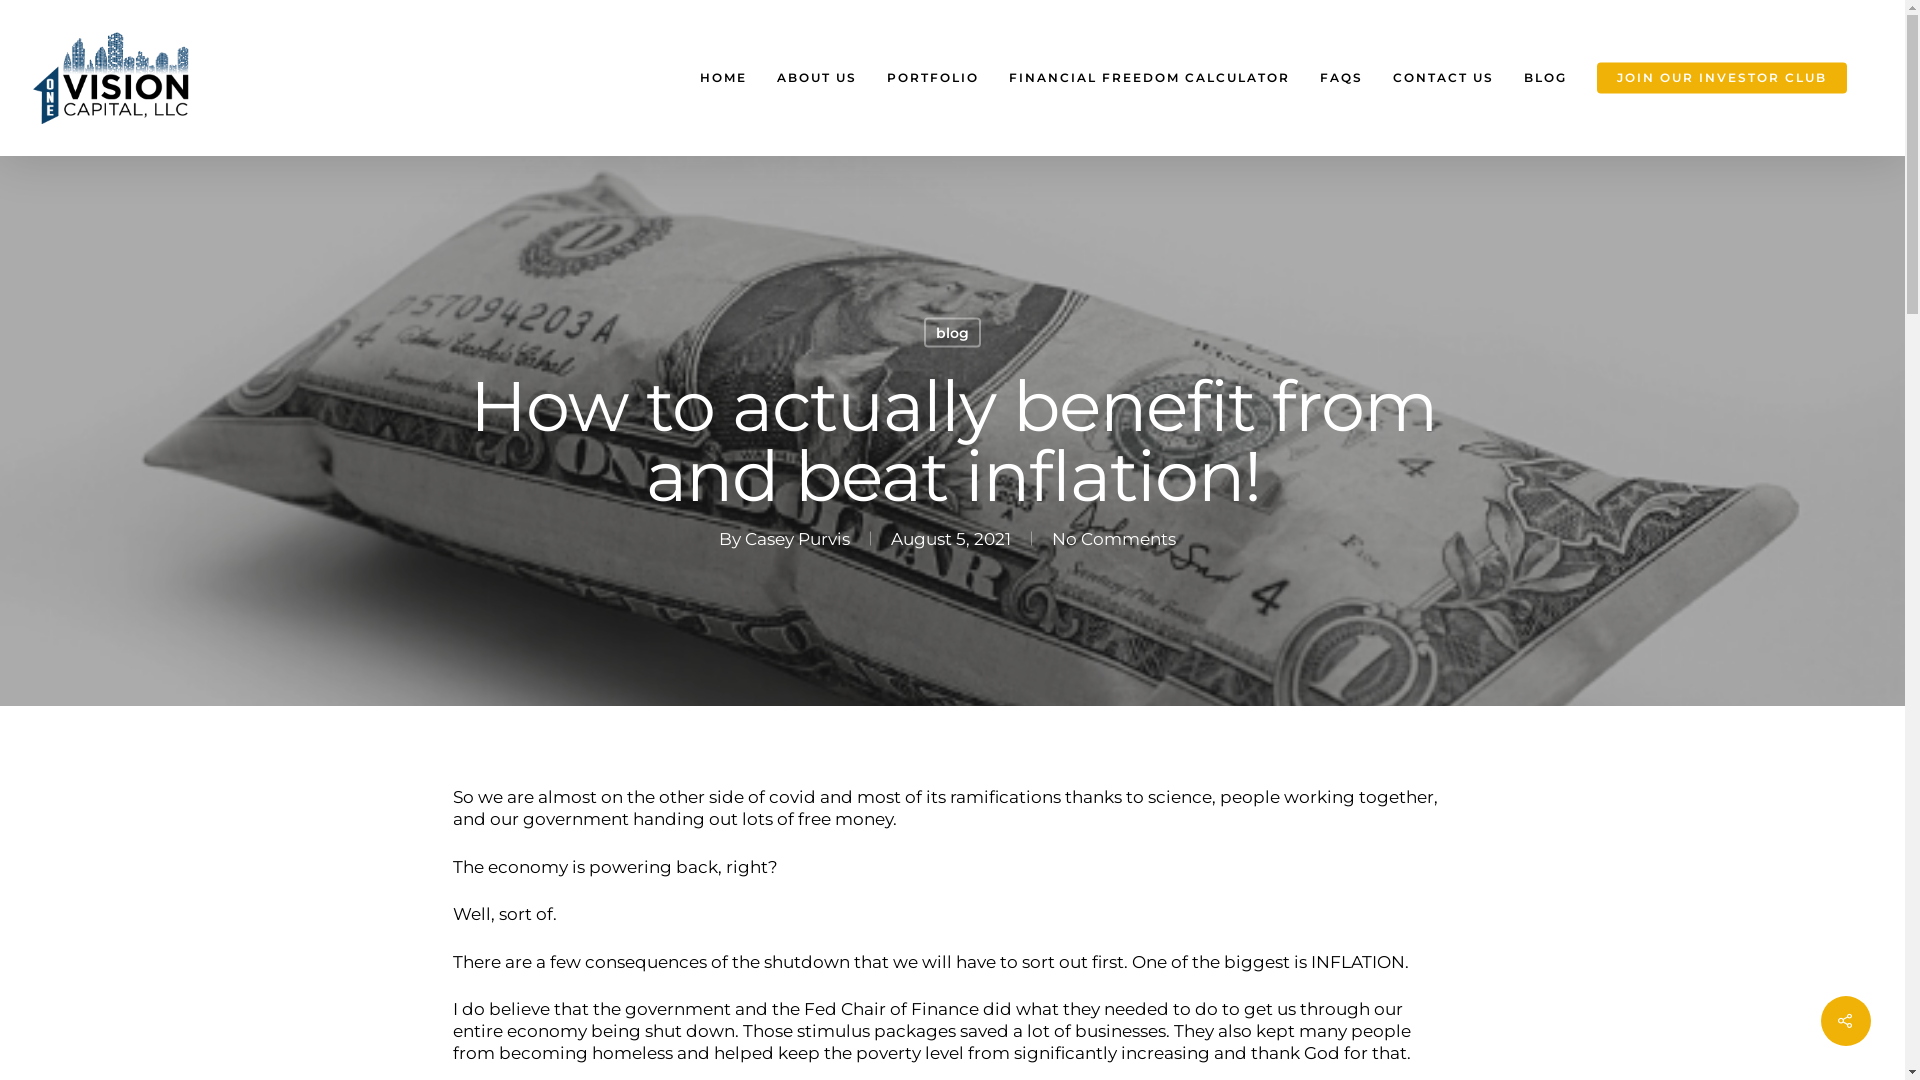 This screenshot has height=1080, width=1920. I want to click on 'HOME', so click(685, 76).